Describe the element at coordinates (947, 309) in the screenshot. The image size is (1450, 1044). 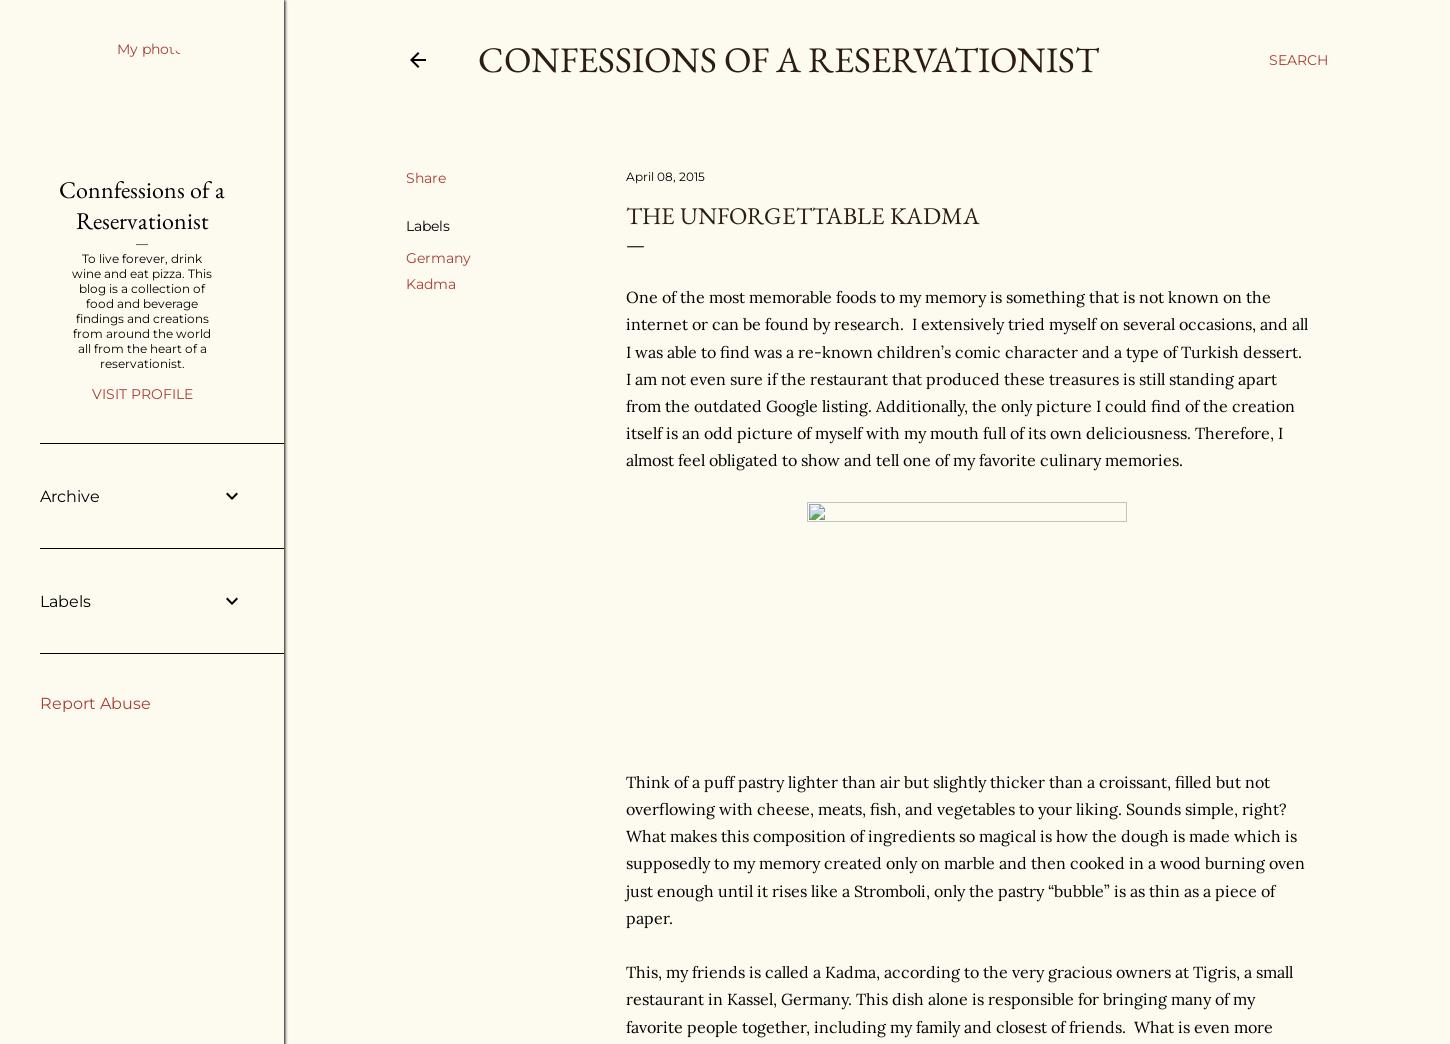
I see `'One of the most memorable foods to my memory is something
that is not known on the internet or can be found by research.'` at that location.